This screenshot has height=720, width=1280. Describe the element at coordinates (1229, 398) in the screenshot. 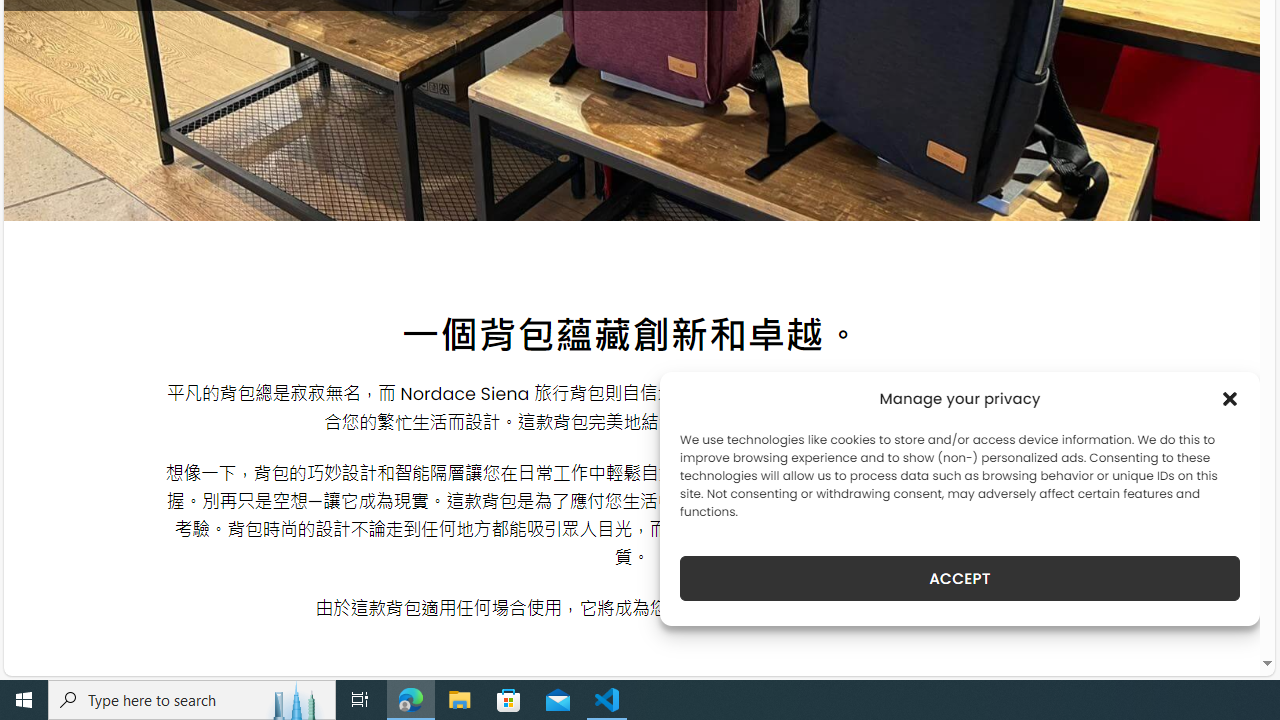

I see `'Class: cmplz-close'` at that location.